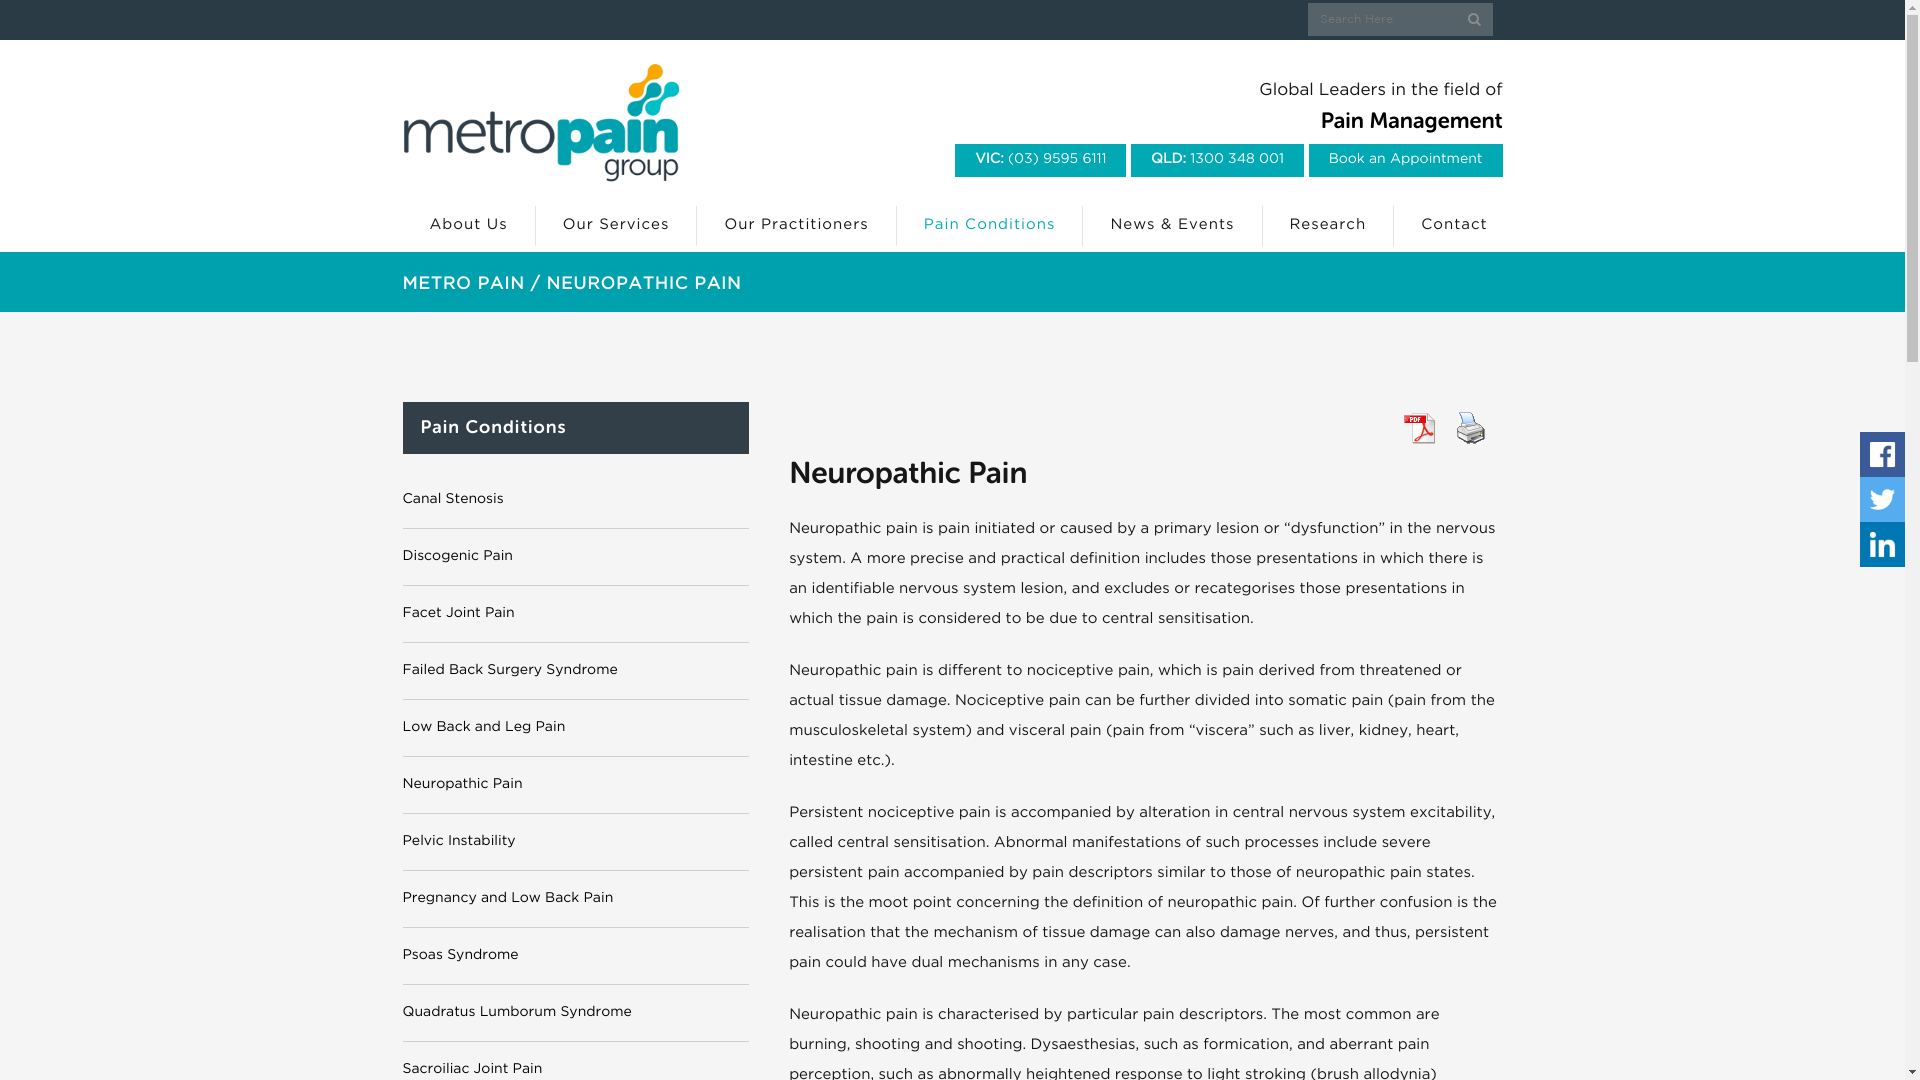 The height and width of the screenshot is (1080, 1920). Describe the element at coordinates (1859, 454) in the screenshot. I see `'Share on Facebook'` at that location.